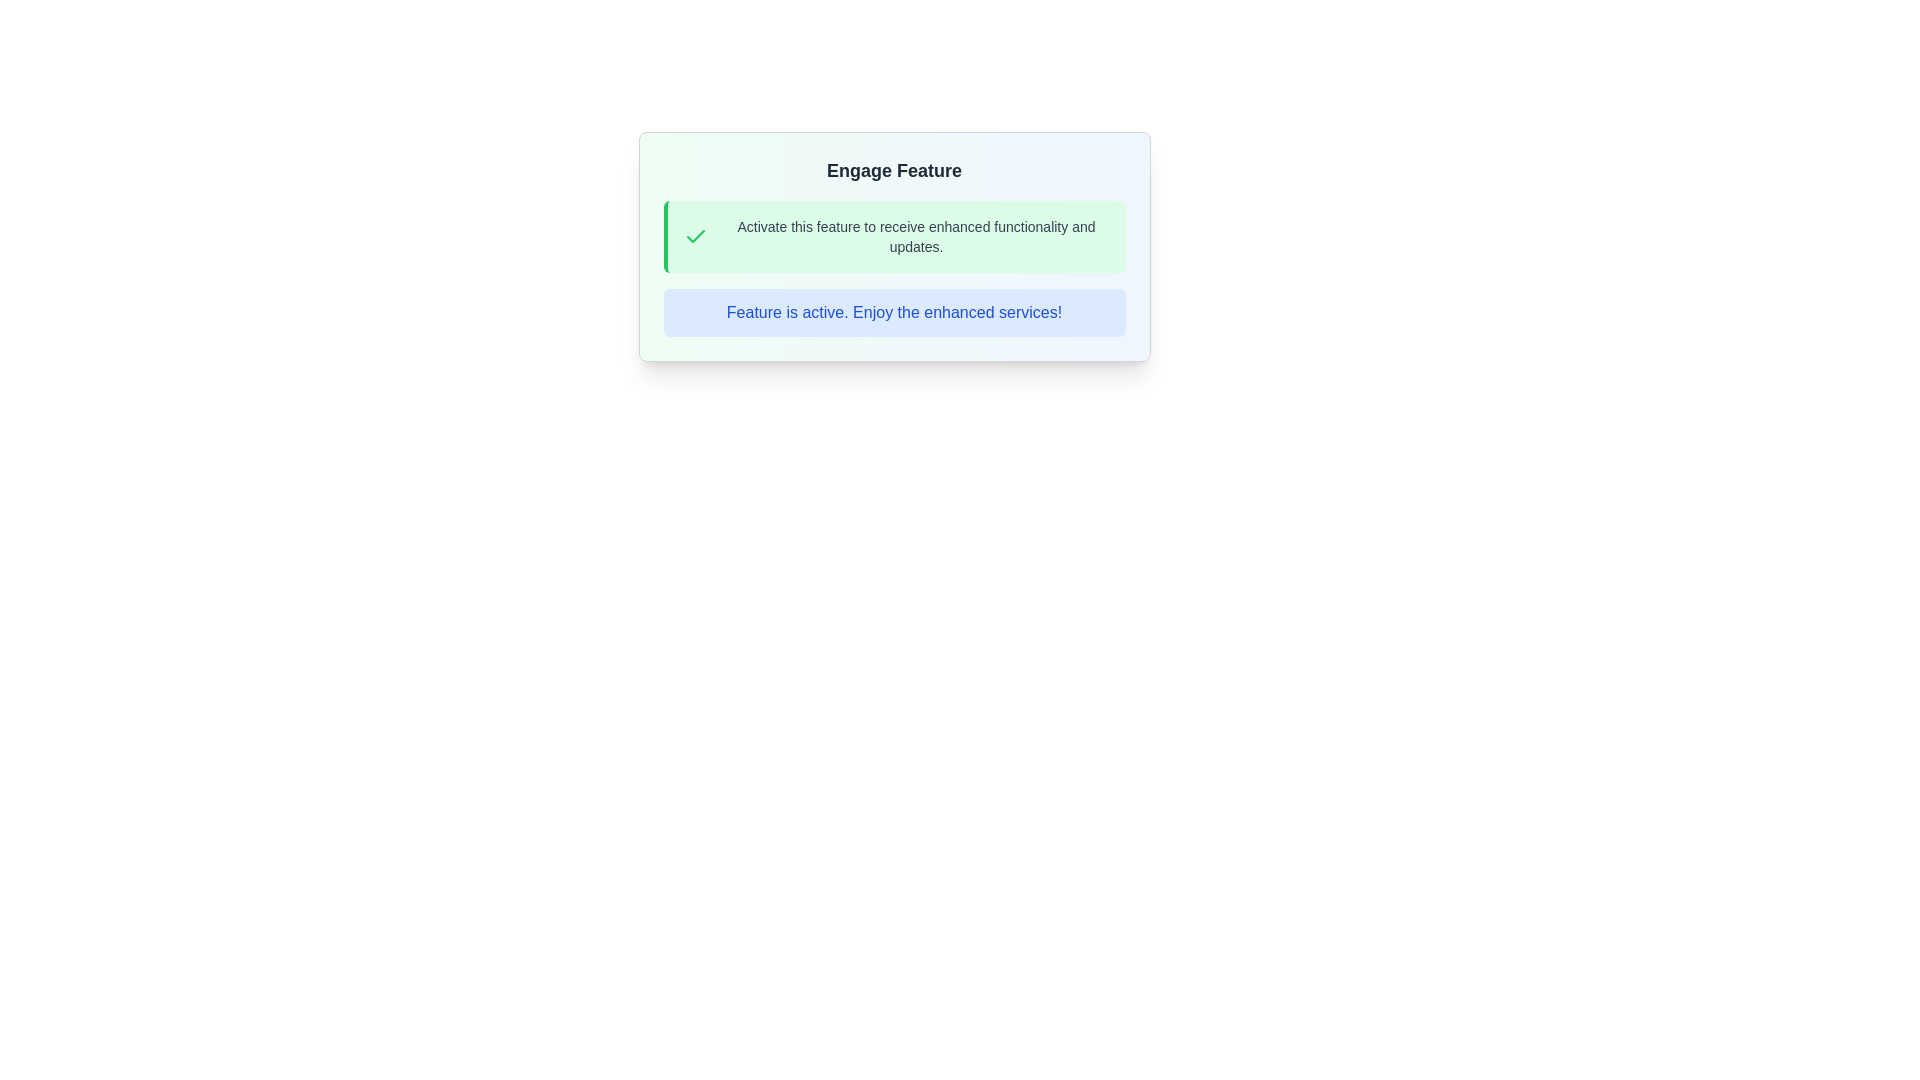  What do you see at coordinates (915, 235) in the screenshot?
I see `text content of the Text block element that states 'Activate this feature to receive enhanced functionality and updates.'` at bounding box center [915, 235].